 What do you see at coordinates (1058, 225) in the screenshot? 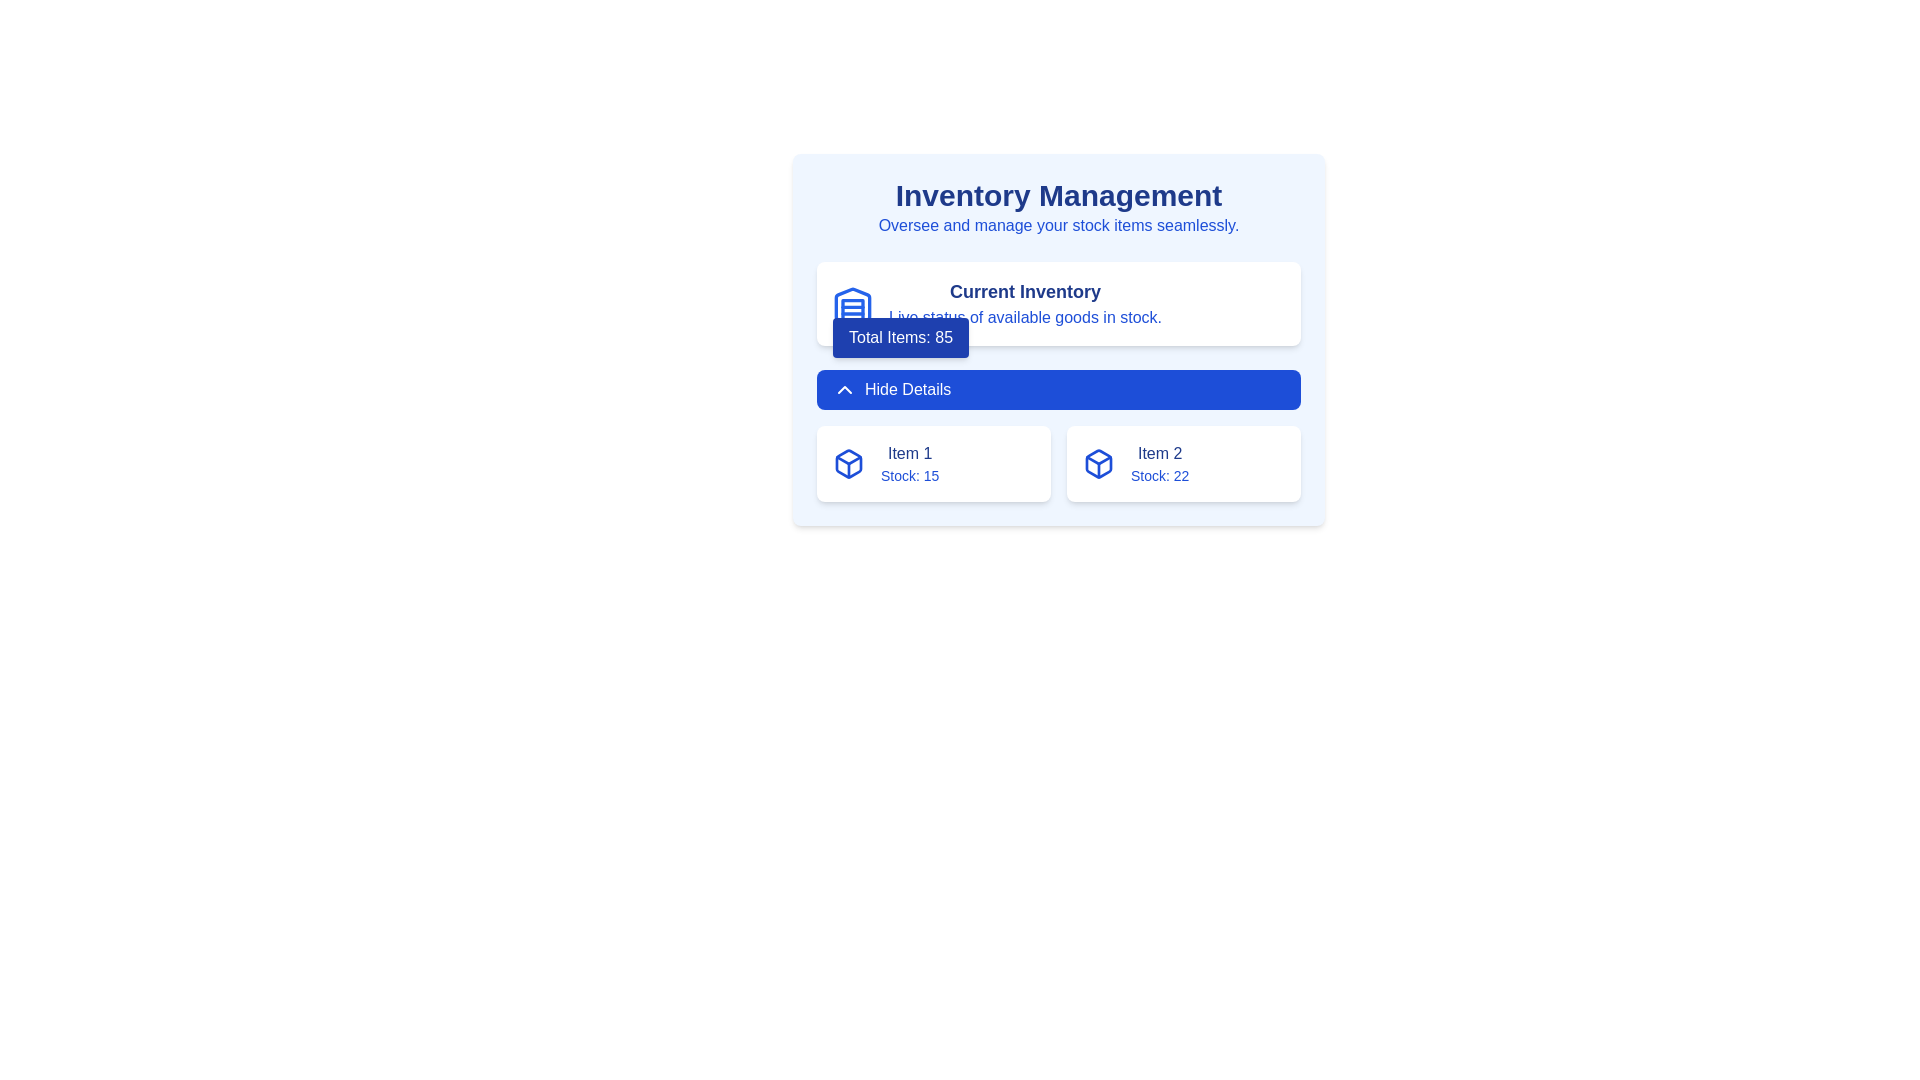
I see `the Text Display element located directly beneath the 'Inventory Management' heading, which provides additional context about the functionalities of this section` at bounding box center [1058, 225].